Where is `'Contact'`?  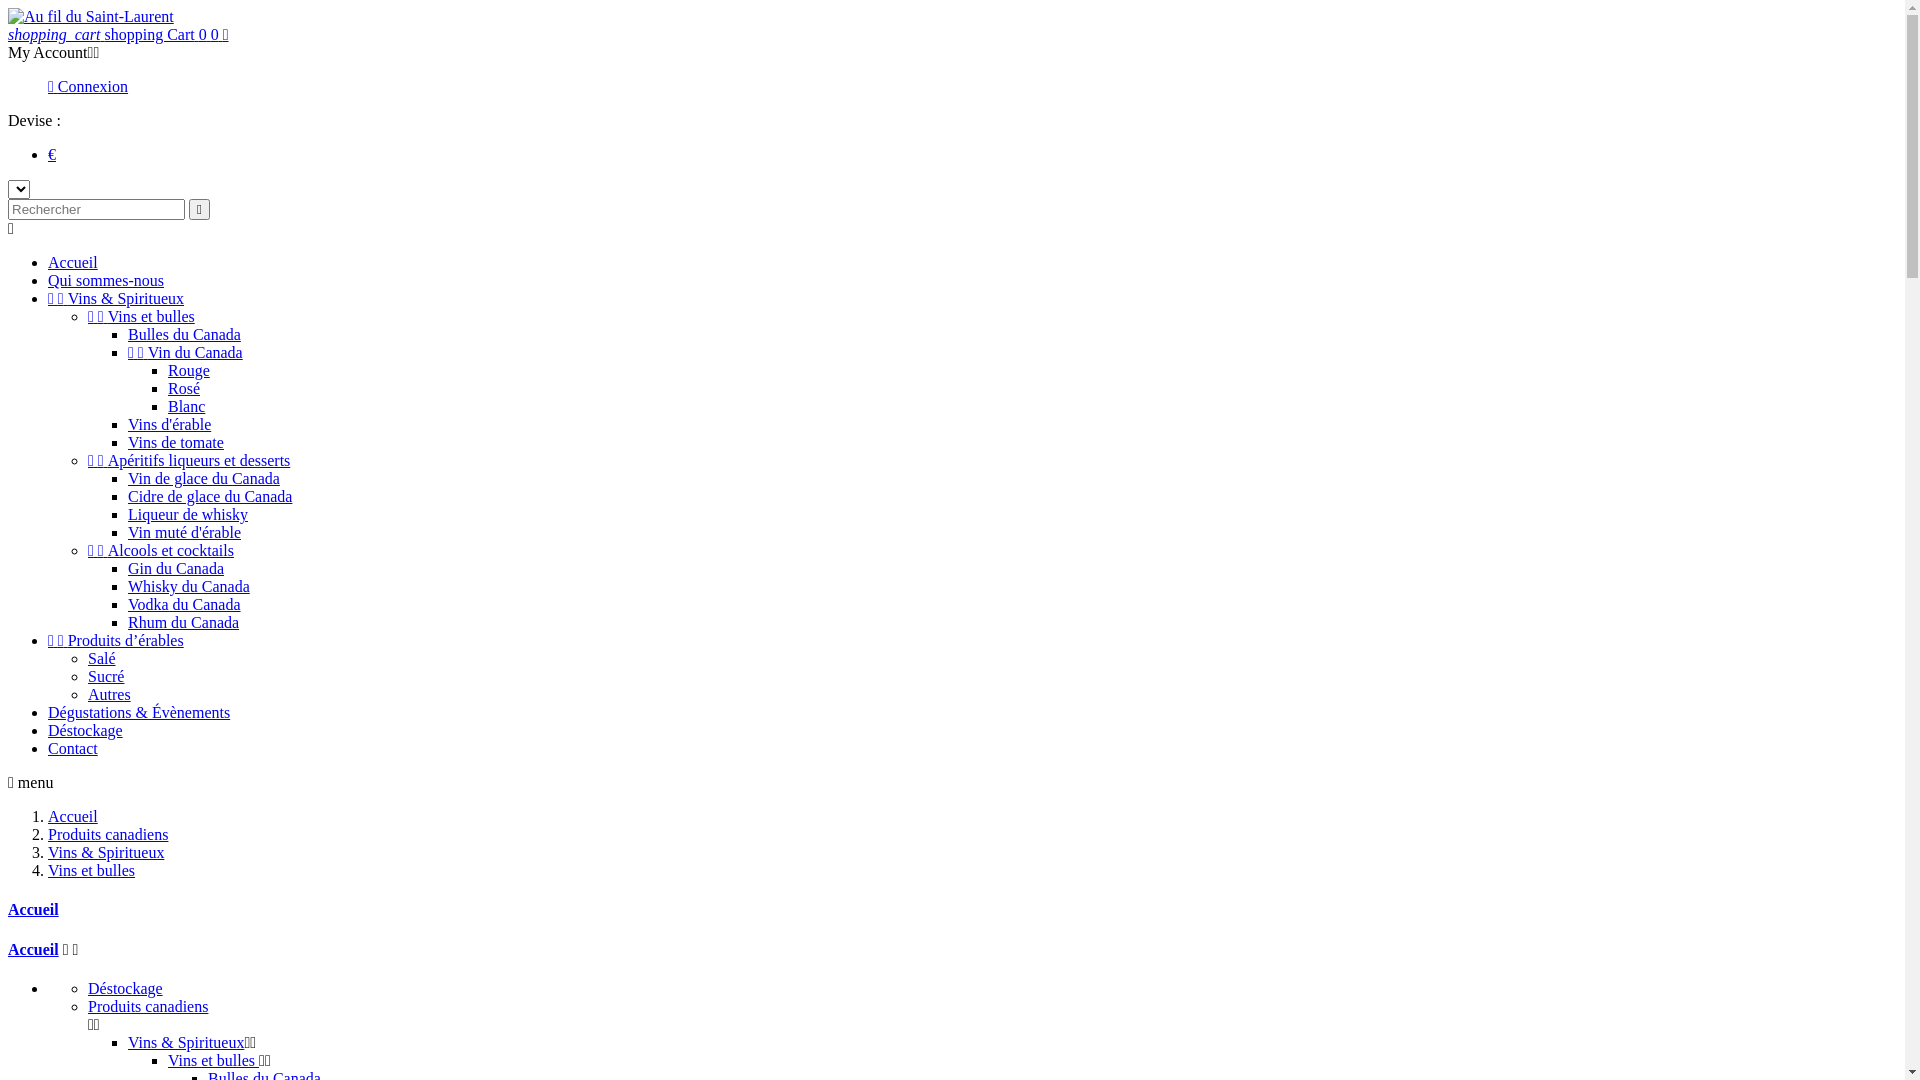 'Contact' is located at coordinates (72, 748).